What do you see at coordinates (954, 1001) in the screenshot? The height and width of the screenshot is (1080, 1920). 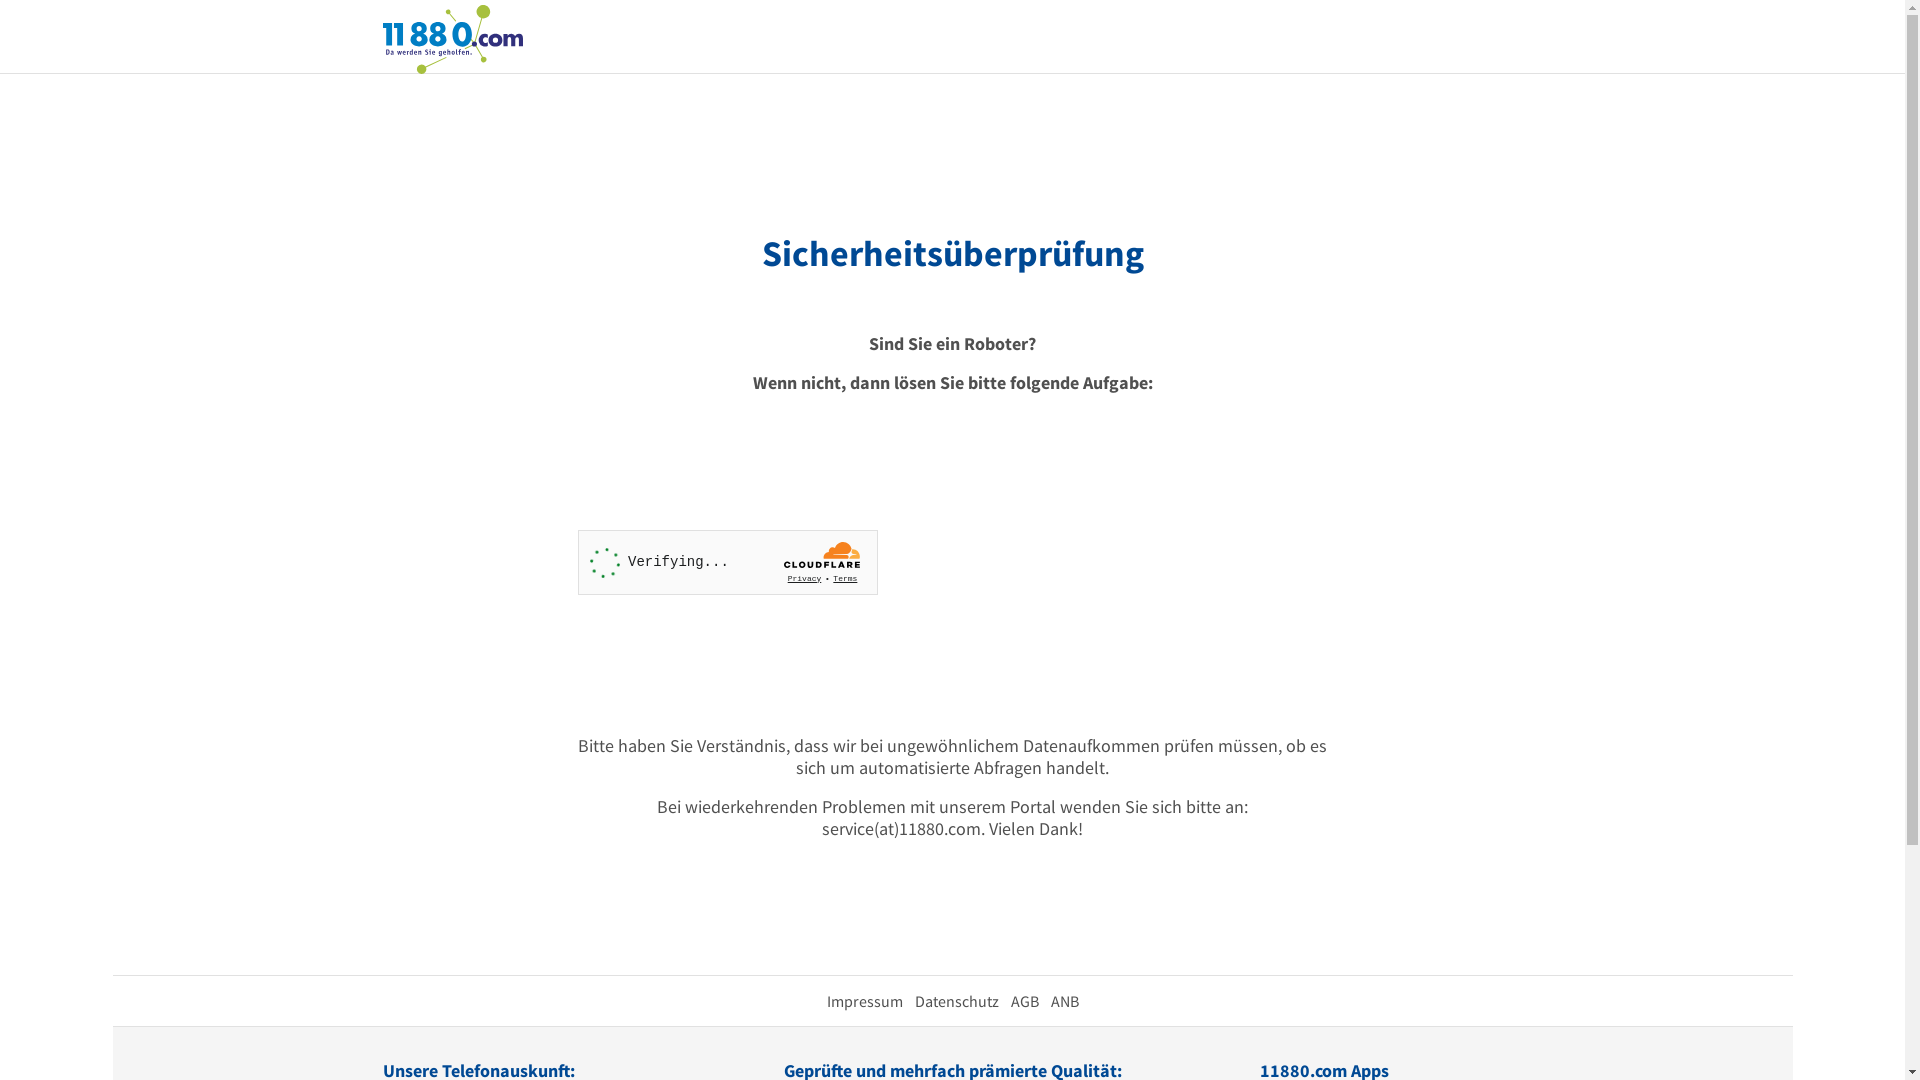 I see `'Datenschutz'` at bounding box center [954, 1001].